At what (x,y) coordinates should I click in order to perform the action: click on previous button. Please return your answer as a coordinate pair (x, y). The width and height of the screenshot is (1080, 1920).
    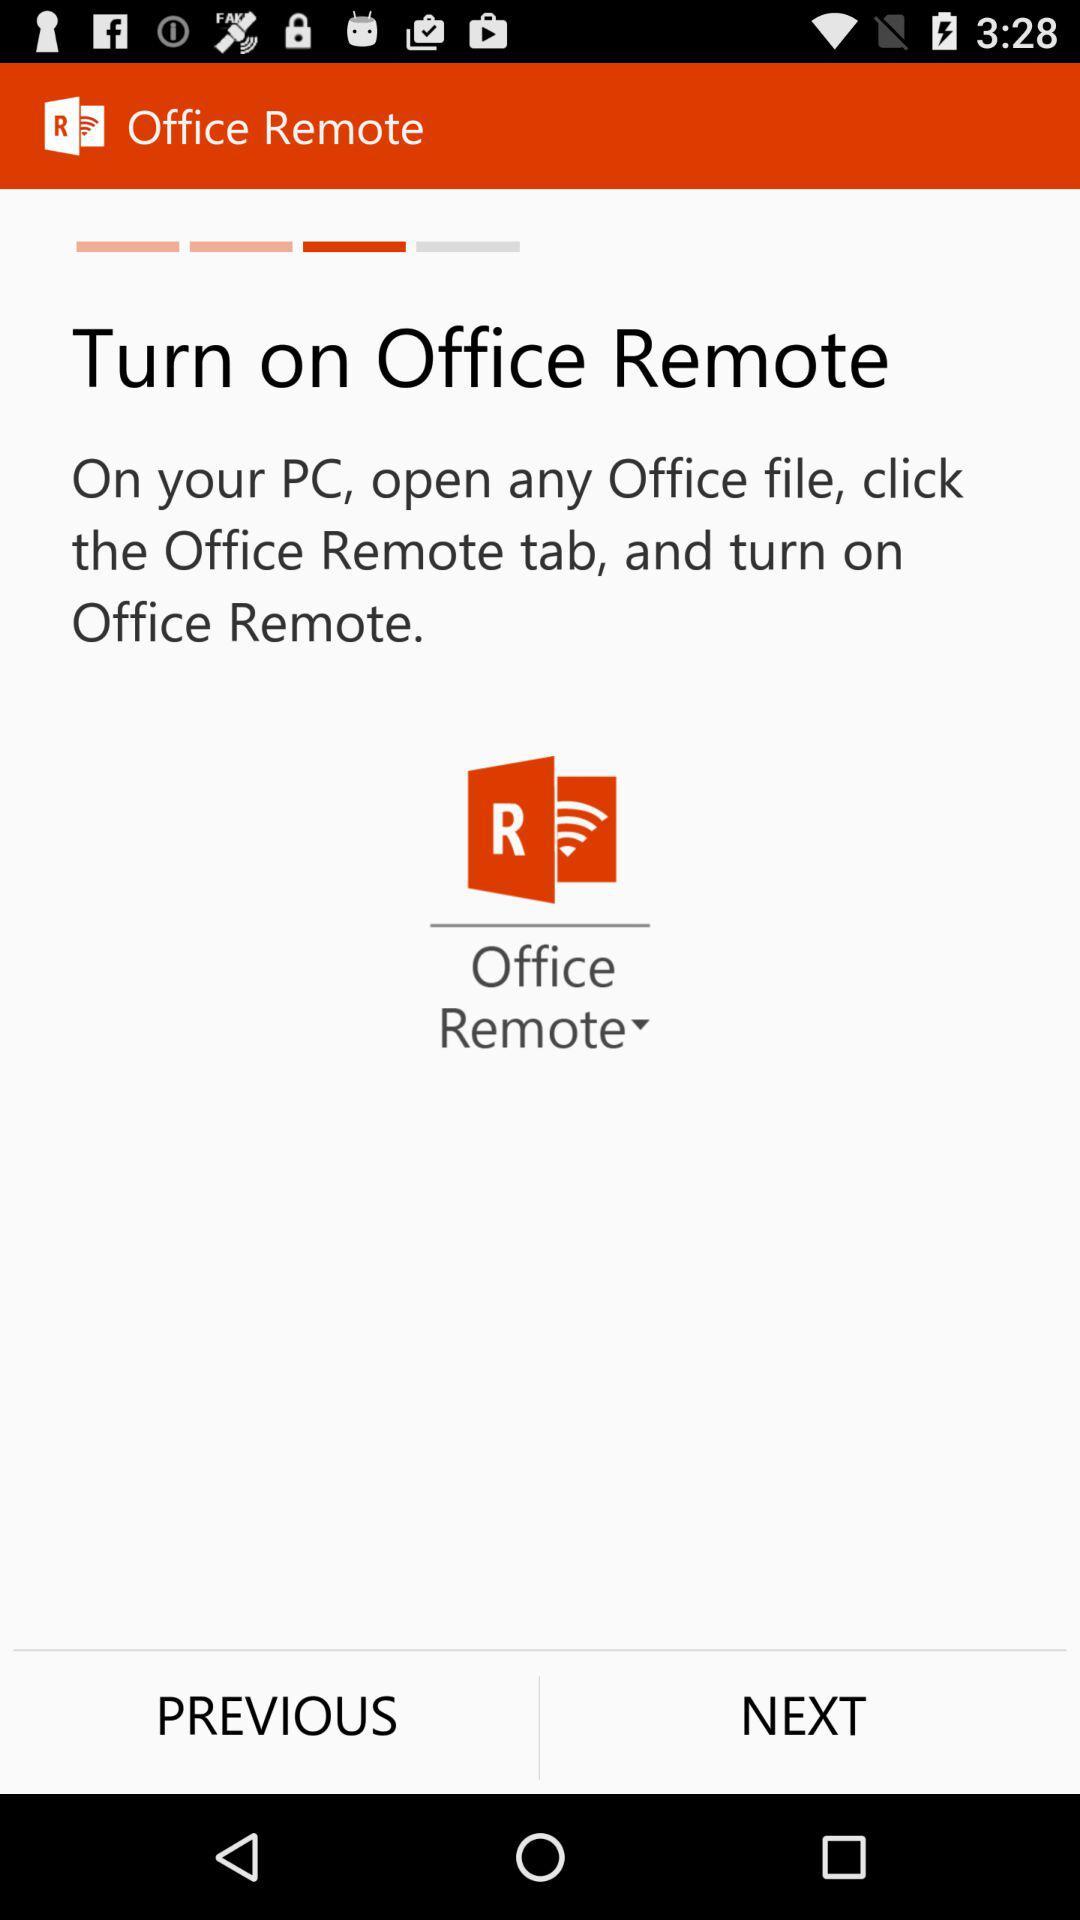
    Looking at the image, I should click on (276, 1713).